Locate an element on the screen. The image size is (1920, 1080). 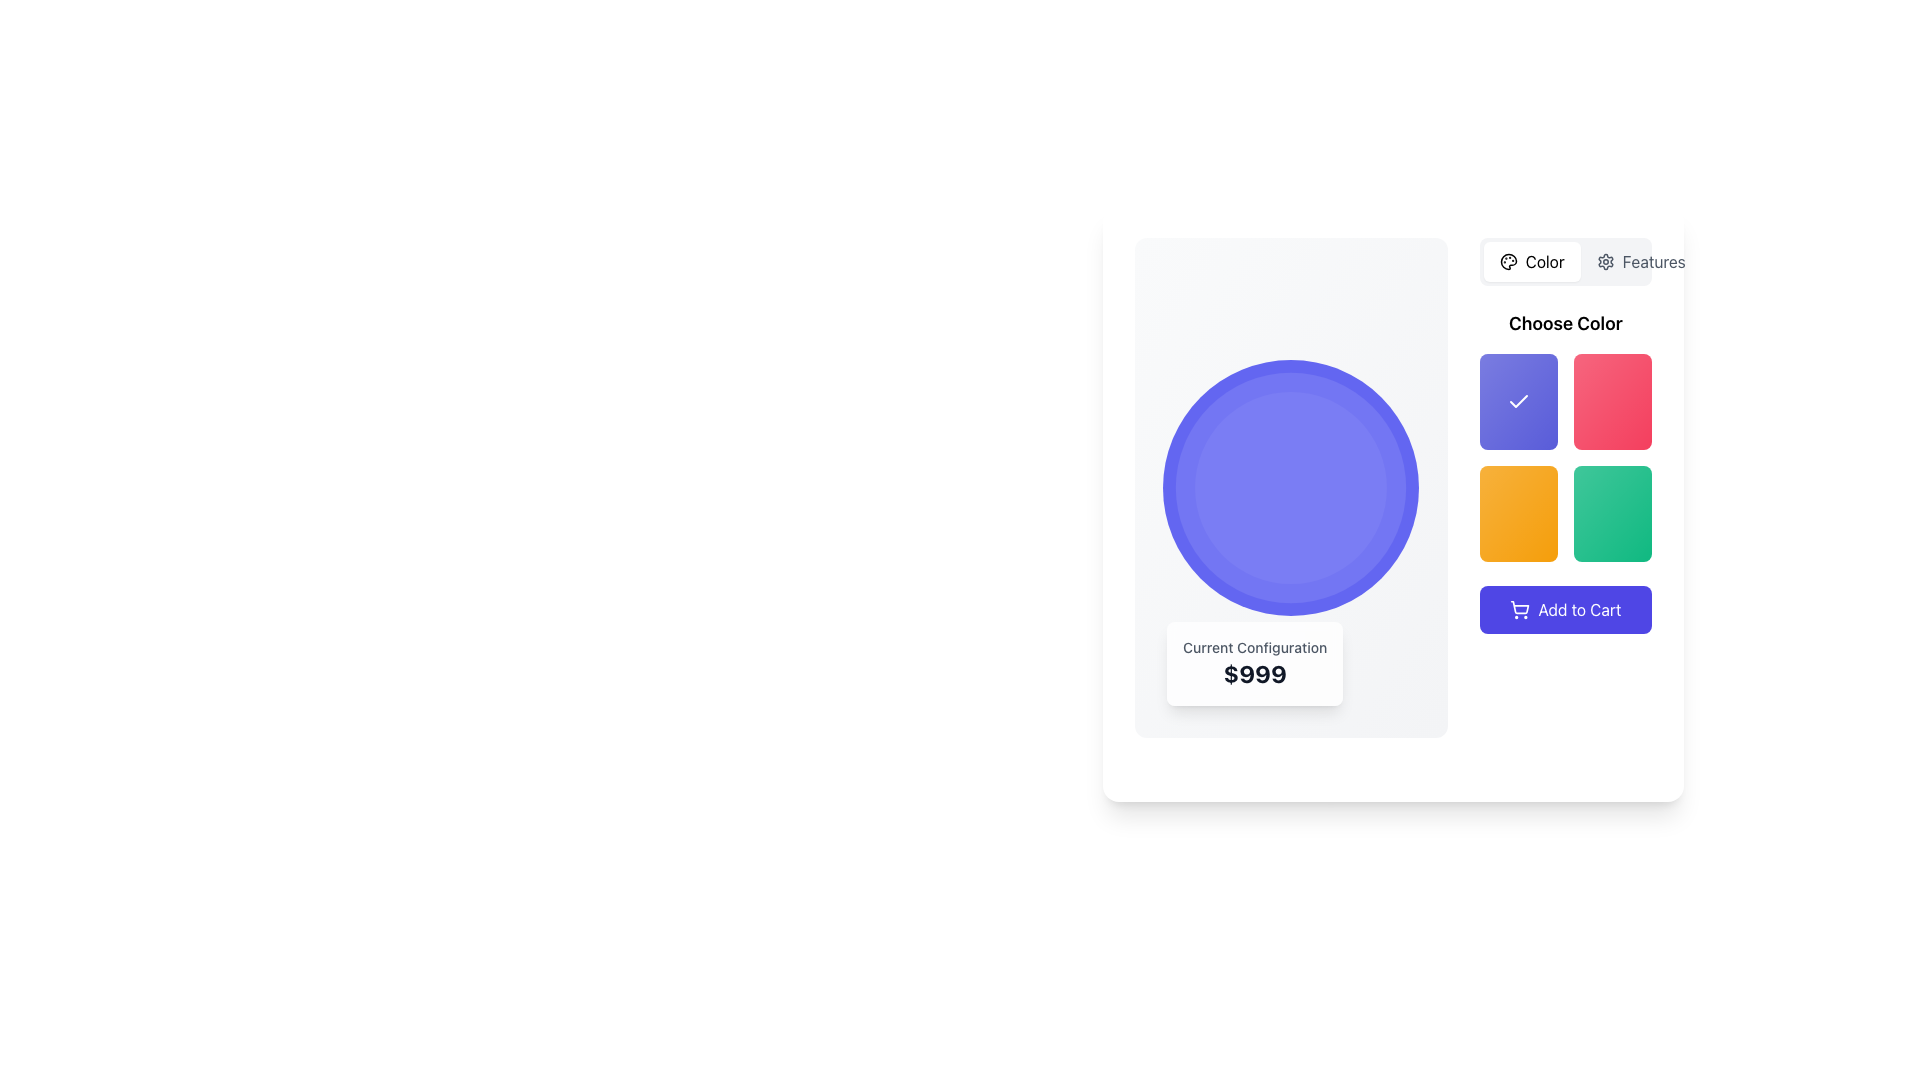
the selectable amber color button located in the lower-left quadrant of the grid under the 'Choose Color' section is located at coordinates (1518, 512).